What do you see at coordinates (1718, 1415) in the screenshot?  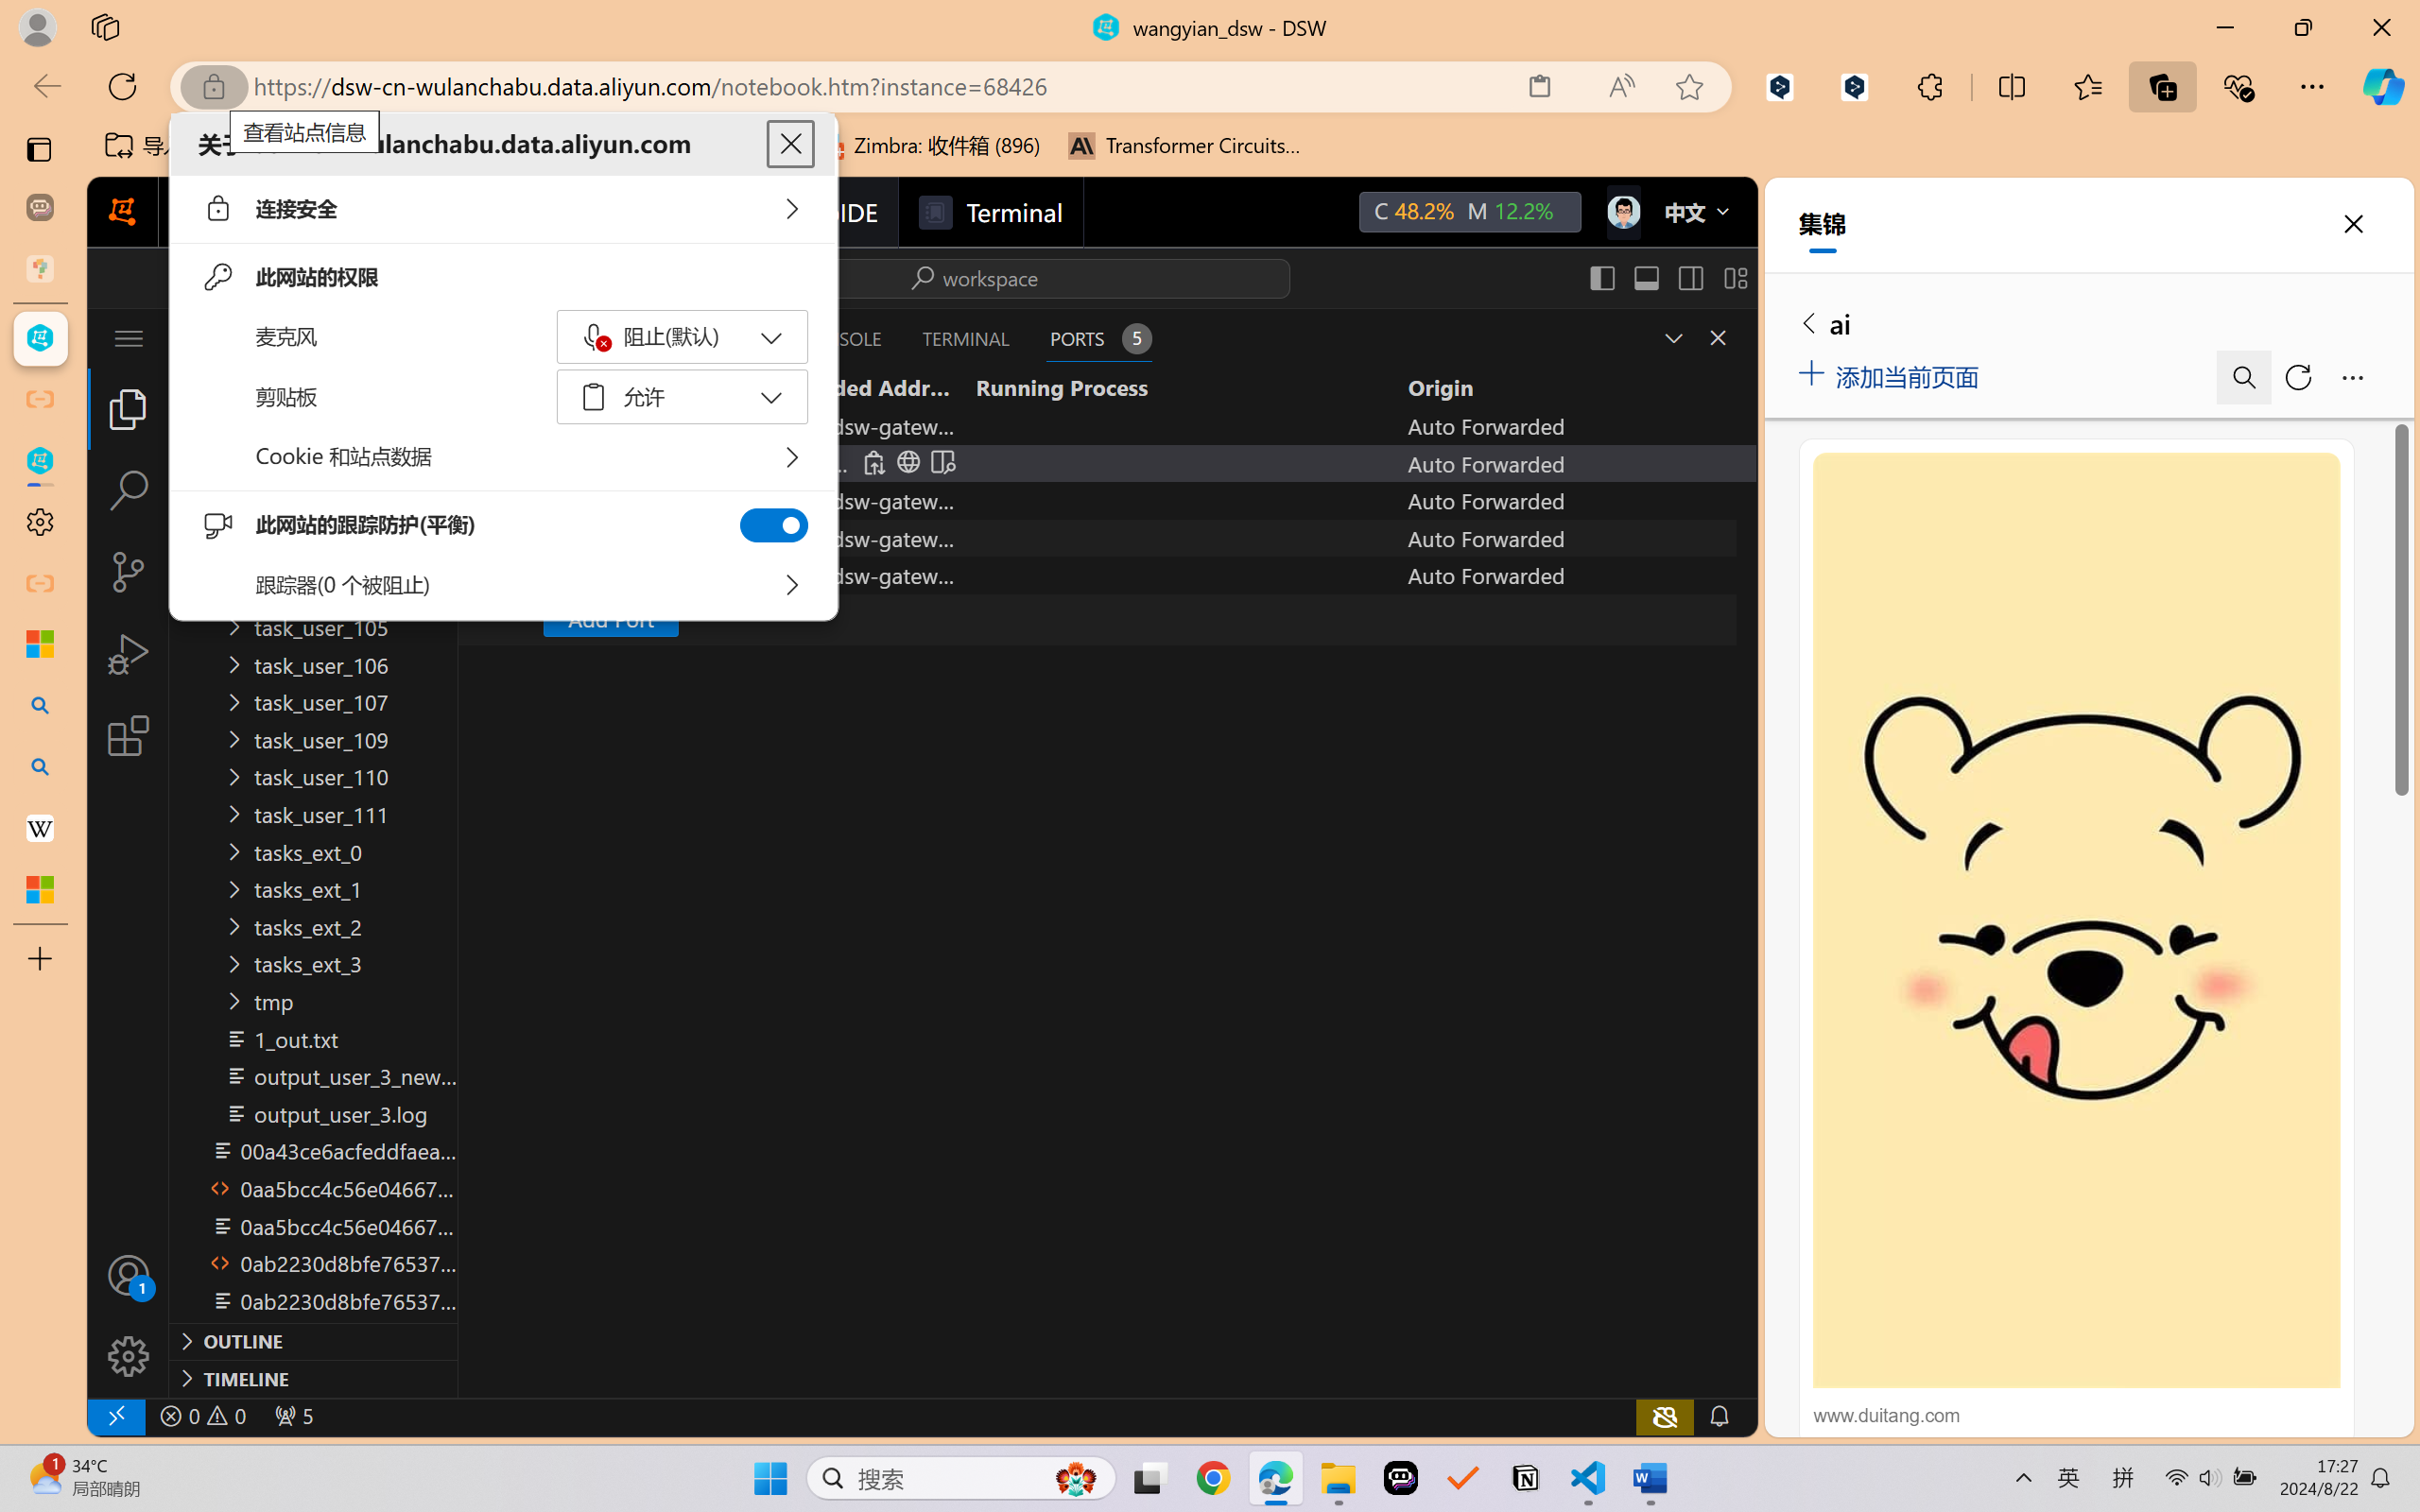 I see `'Notifications'` at bounding box center [1718, 1415].